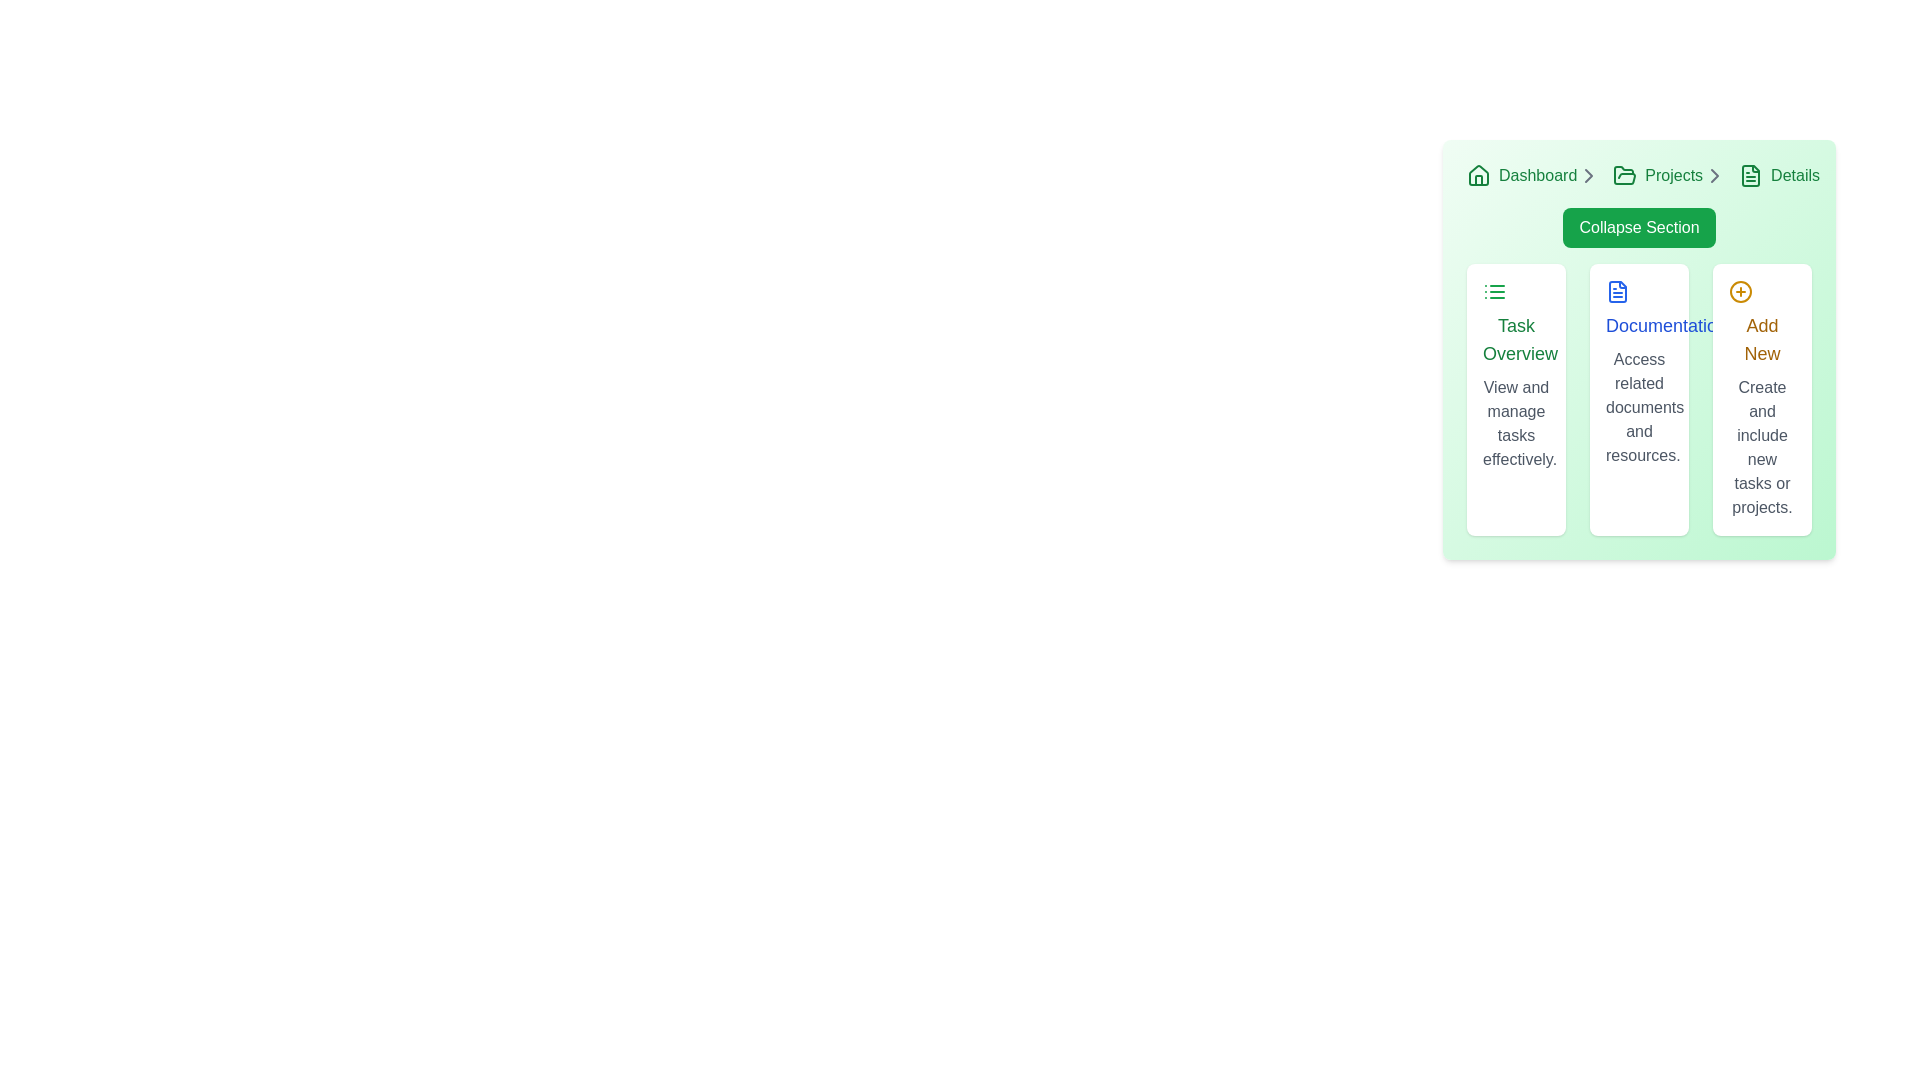  Describe the element at coordinates (1521, 175) in the screenshot. I see `the 'Dashboard' hyperlink, which is styled with a green color and appears adjacent to a home icon in the top left of the interface` at that location.